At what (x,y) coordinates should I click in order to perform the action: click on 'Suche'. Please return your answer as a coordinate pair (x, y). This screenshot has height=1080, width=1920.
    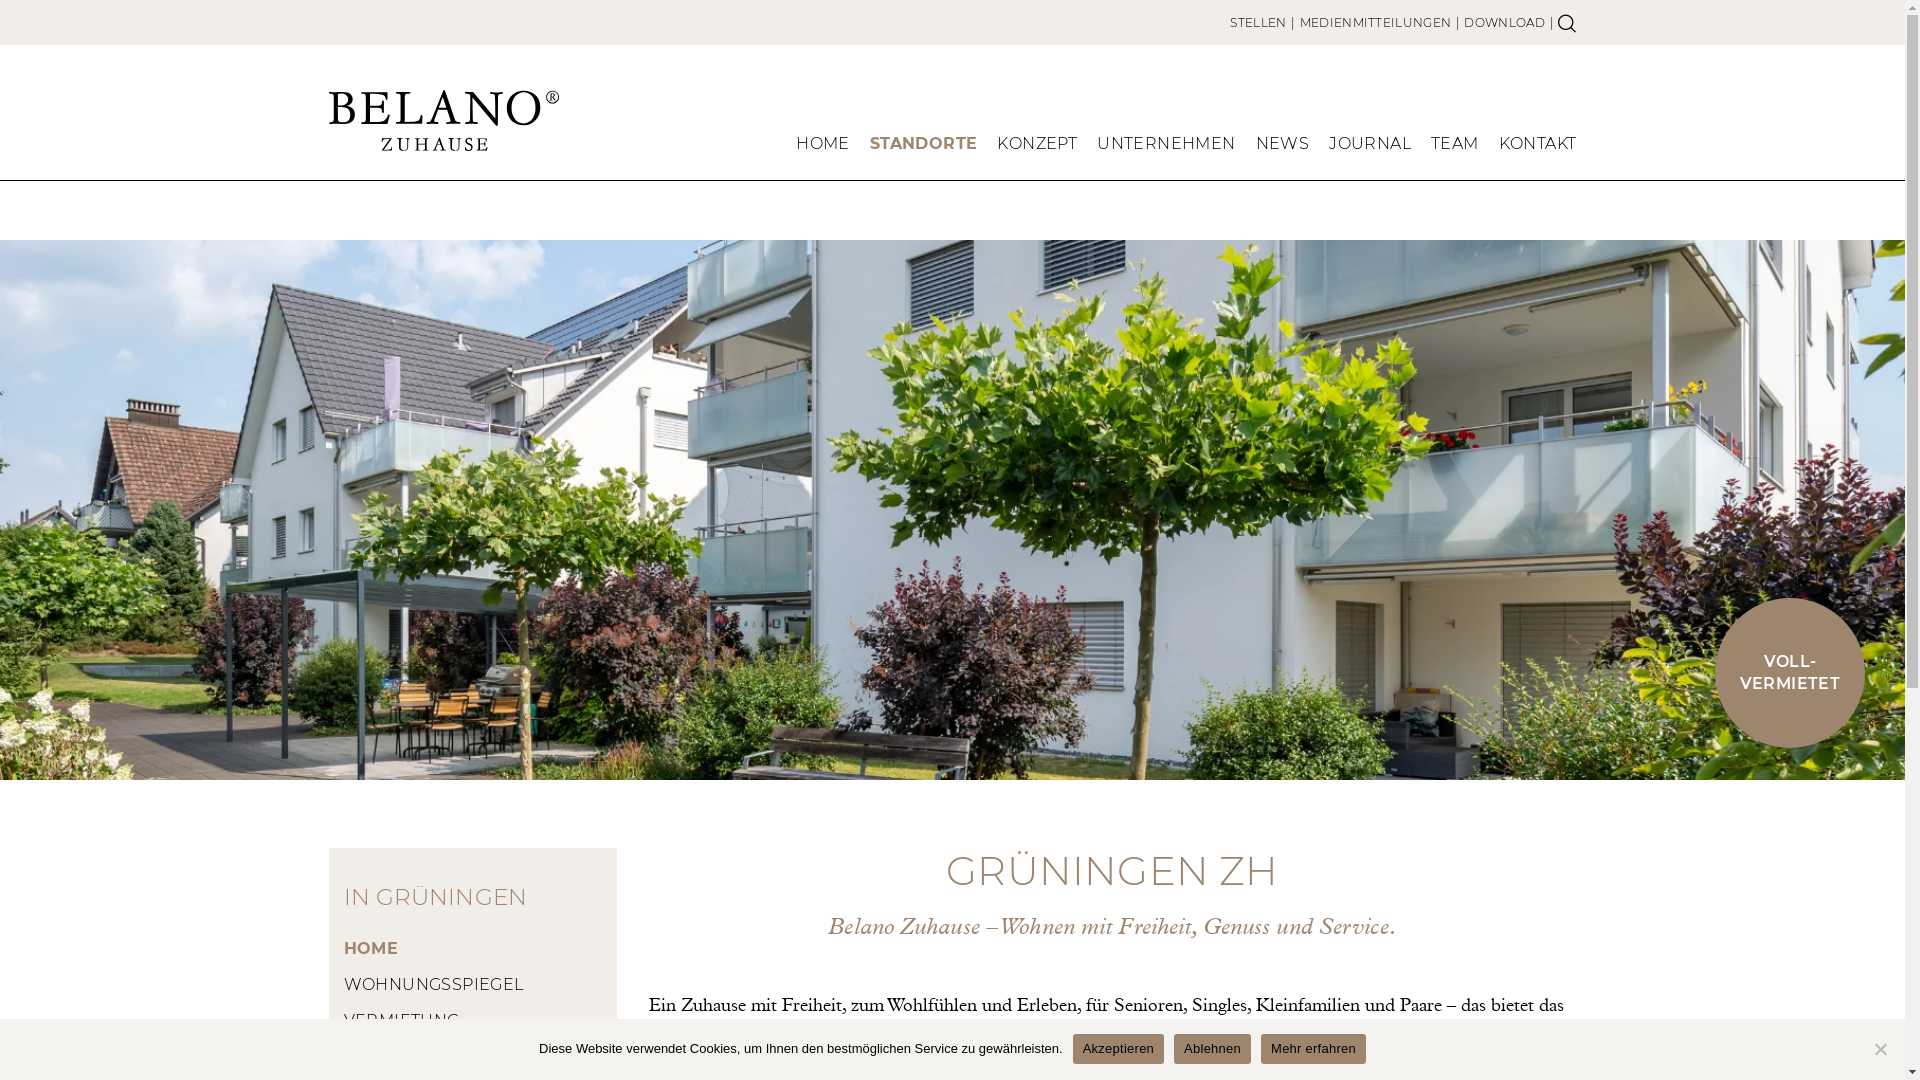
    Looking at the image, I should click on (1565, 22).